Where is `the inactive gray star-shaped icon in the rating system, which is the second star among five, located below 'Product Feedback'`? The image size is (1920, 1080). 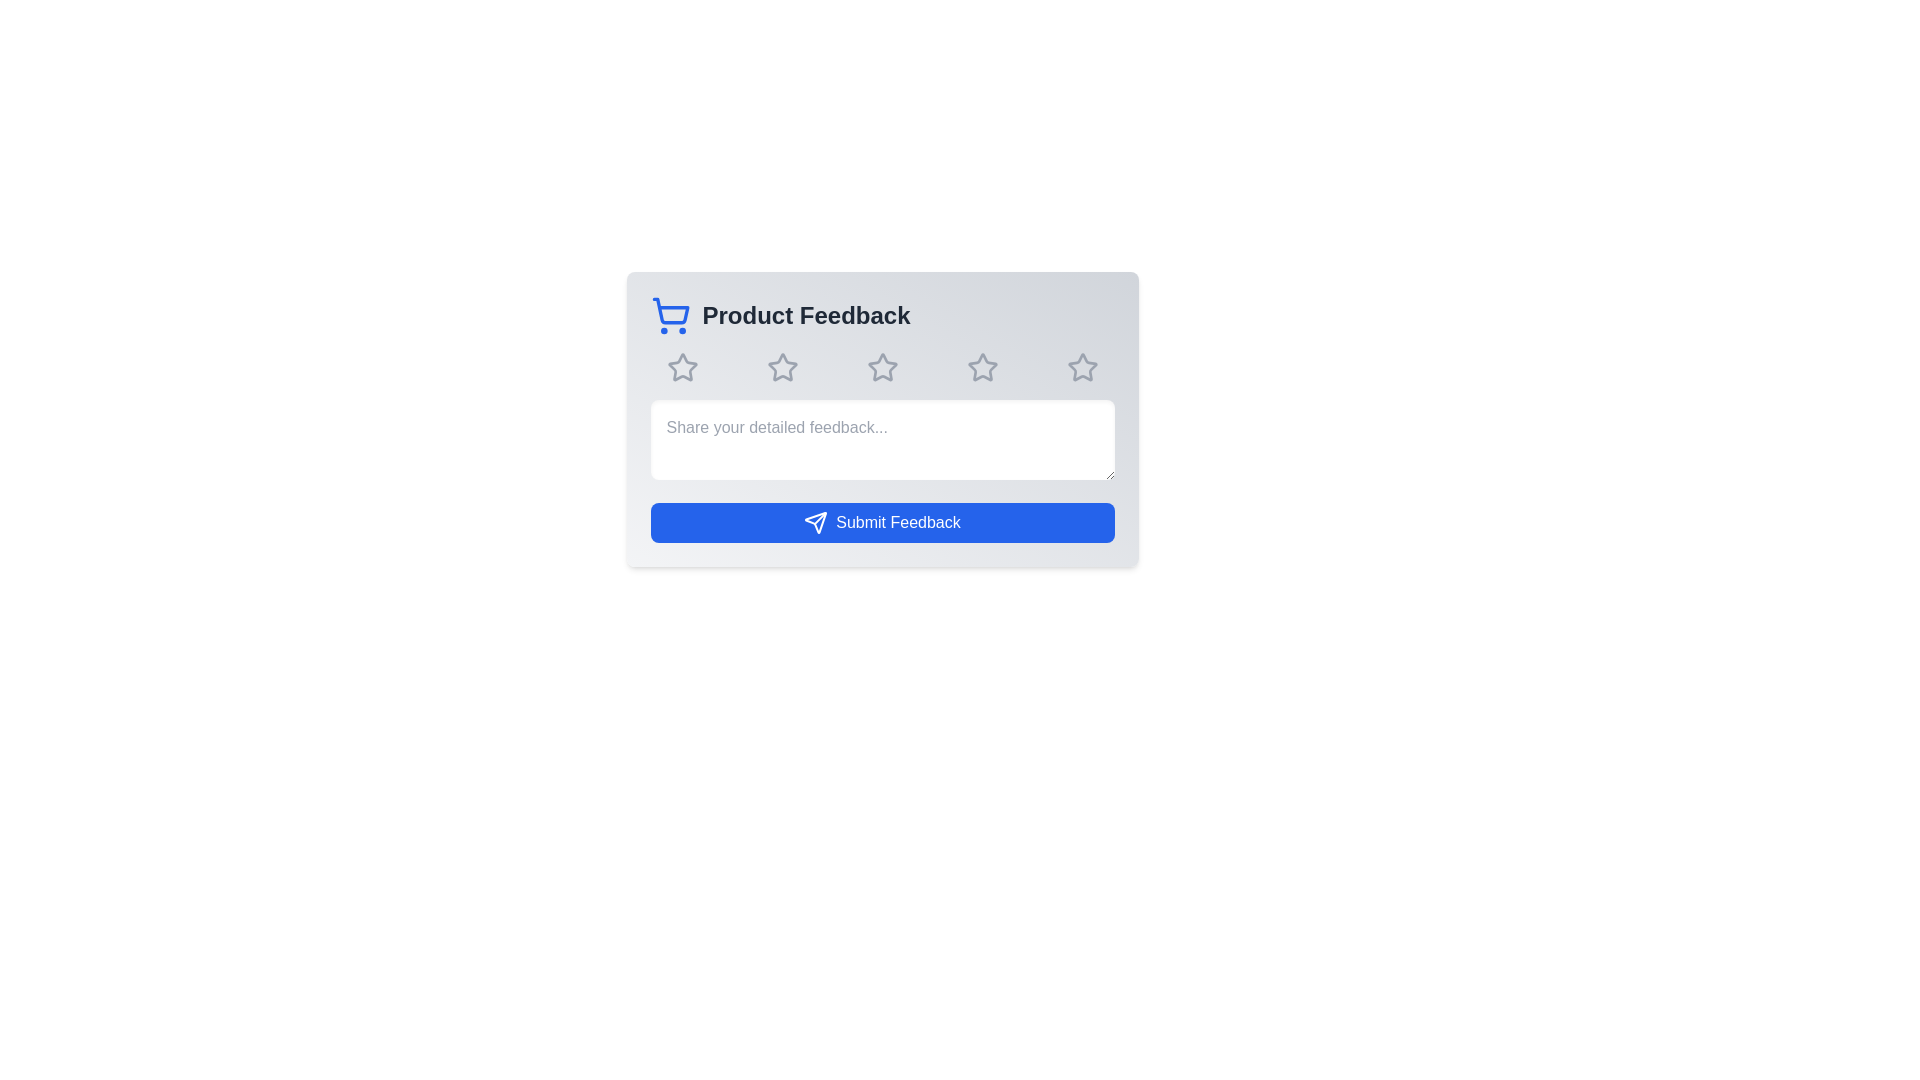 the inactive gray star-shaped icon in the rating system, which is the second star among five, located below 'Product Feedback' is located at coordinates (781, 367).